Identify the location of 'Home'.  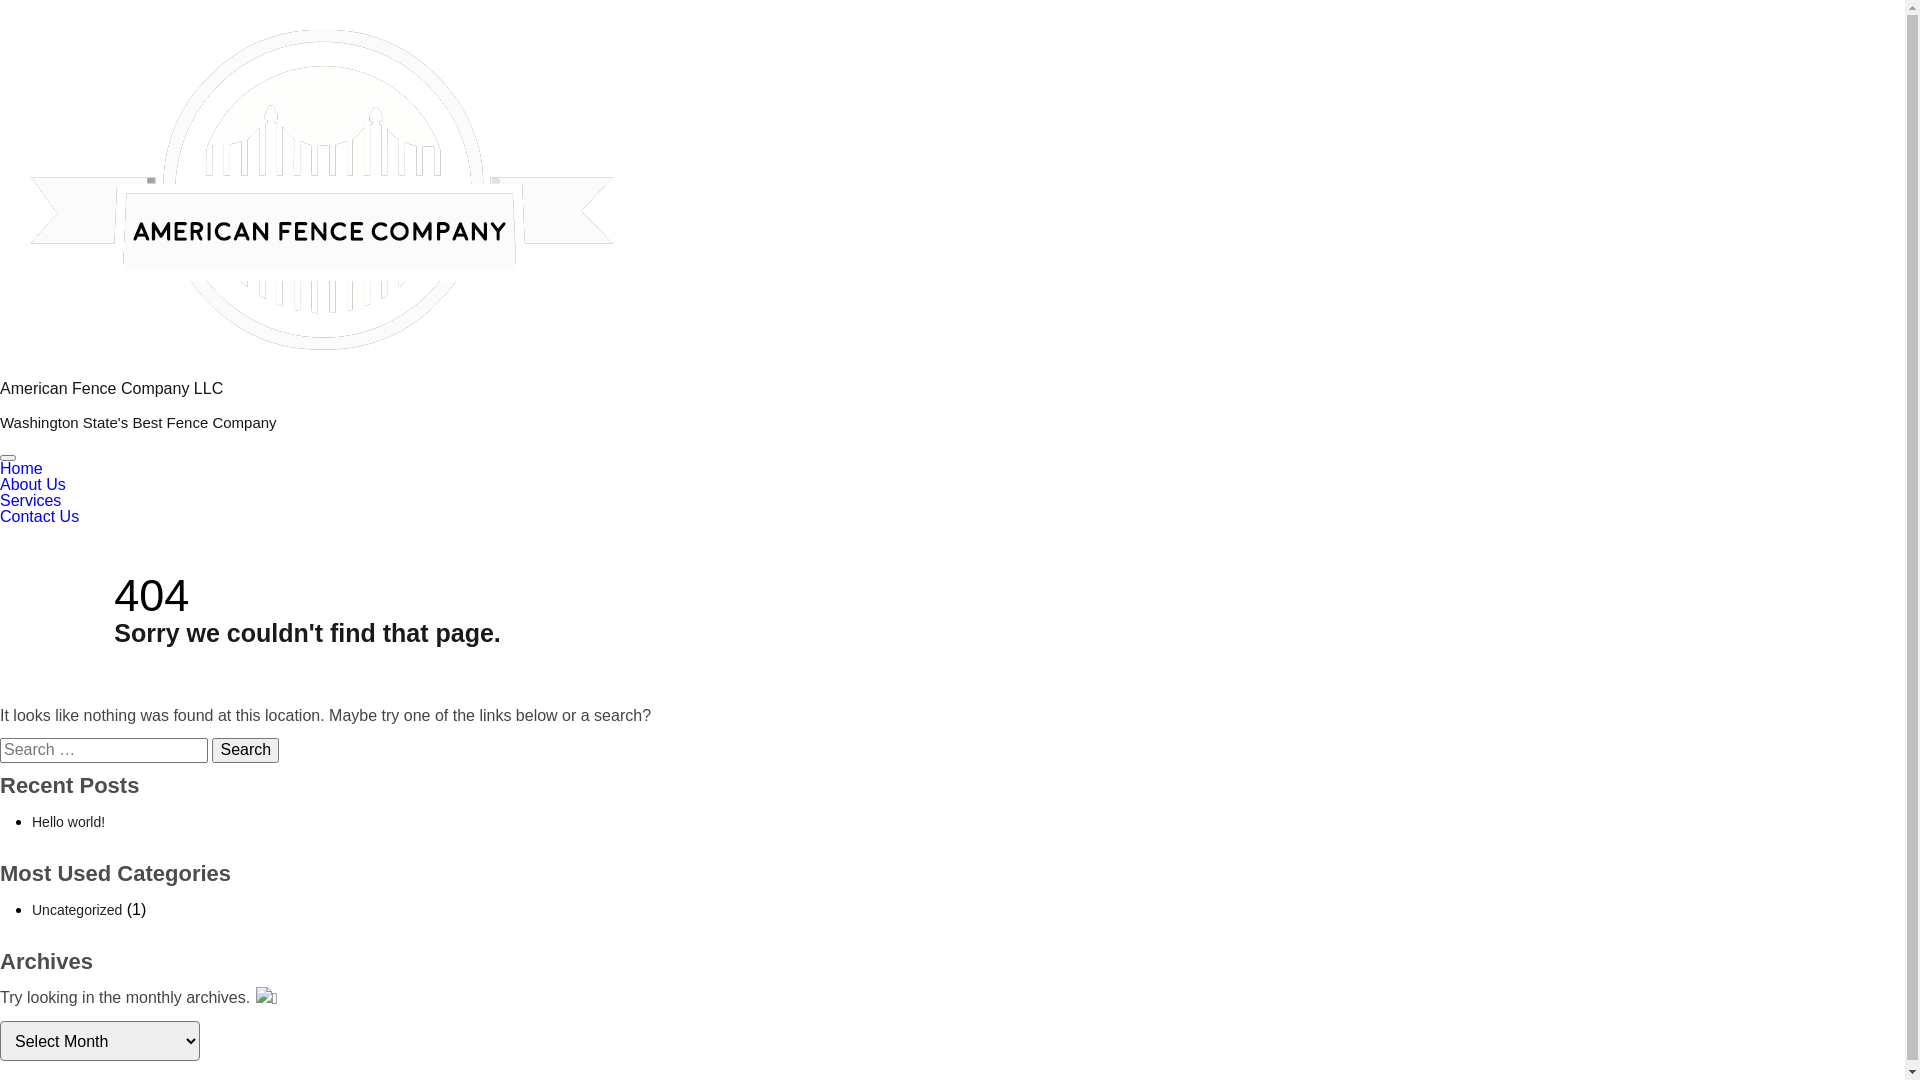
(21, 468).